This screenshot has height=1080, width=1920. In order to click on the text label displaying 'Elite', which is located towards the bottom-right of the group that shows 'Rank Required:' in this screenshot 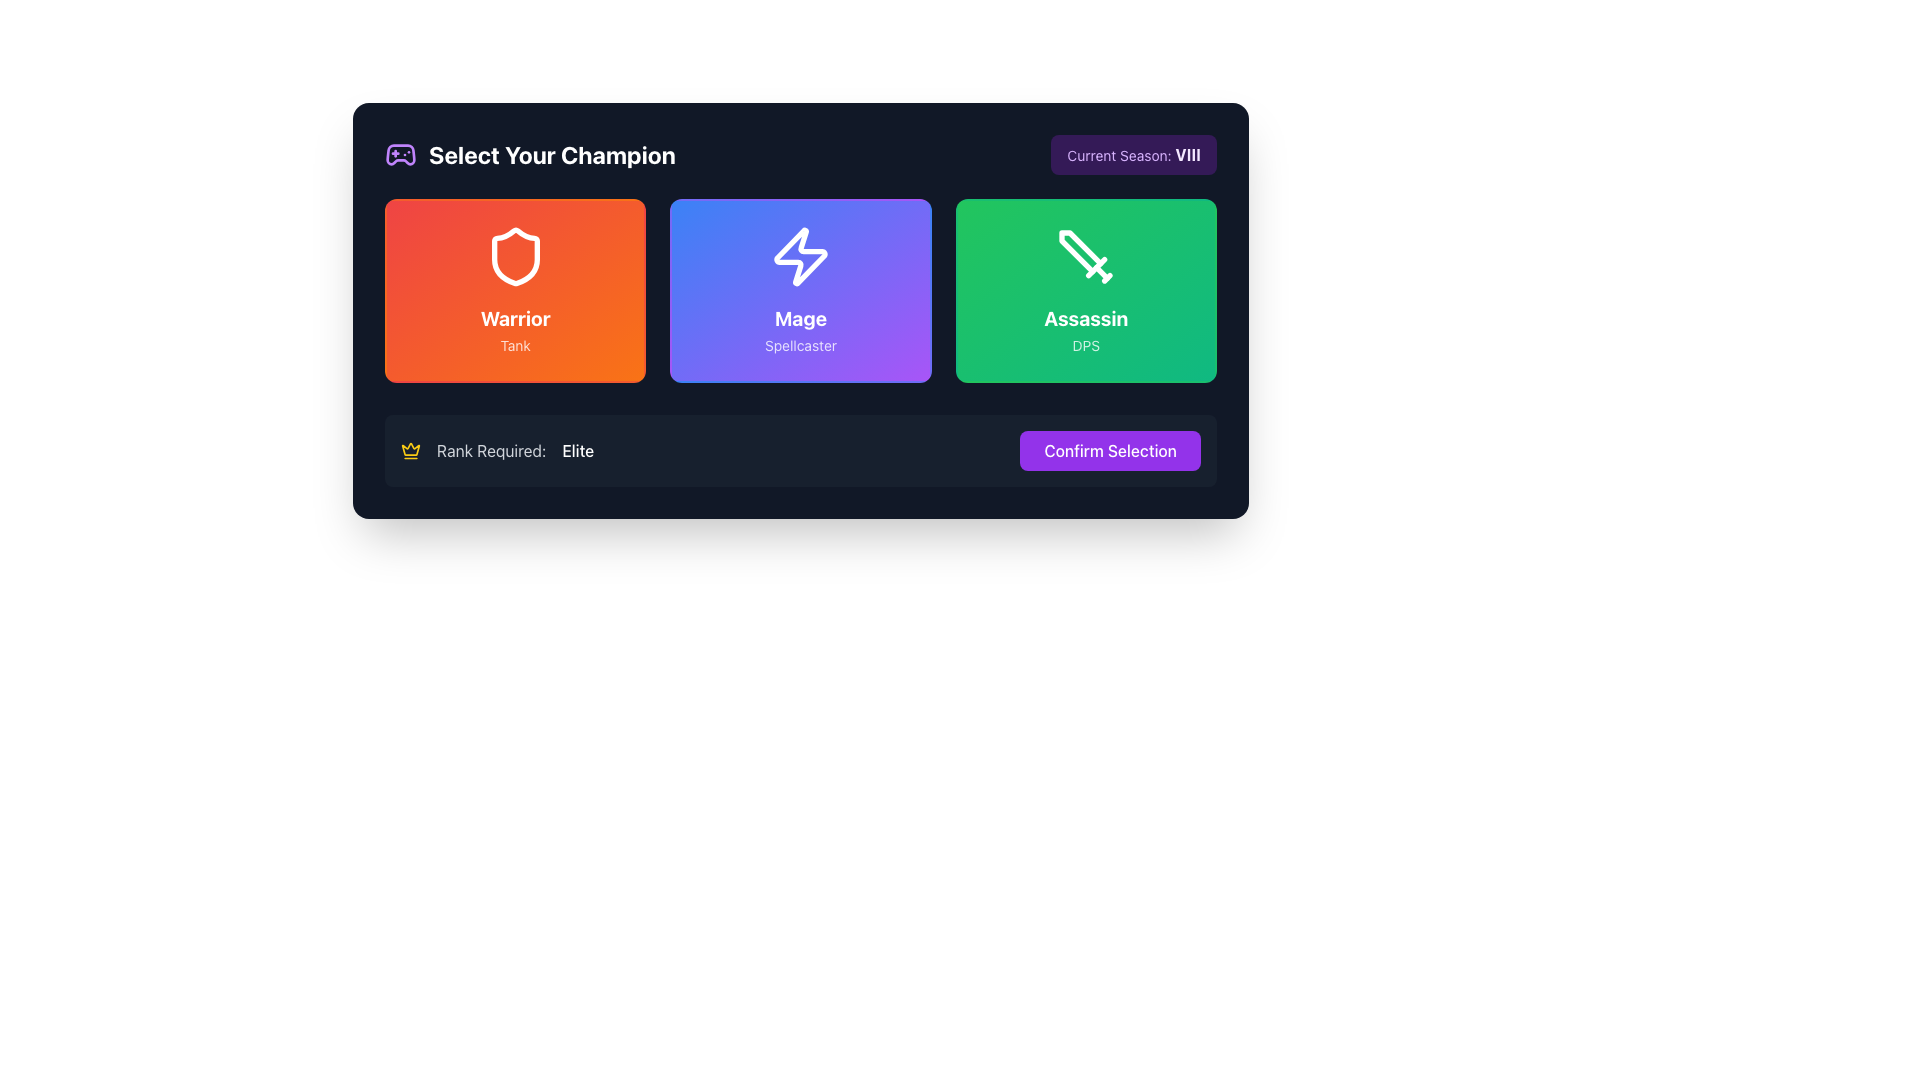, I will do `click(577, 451)`.